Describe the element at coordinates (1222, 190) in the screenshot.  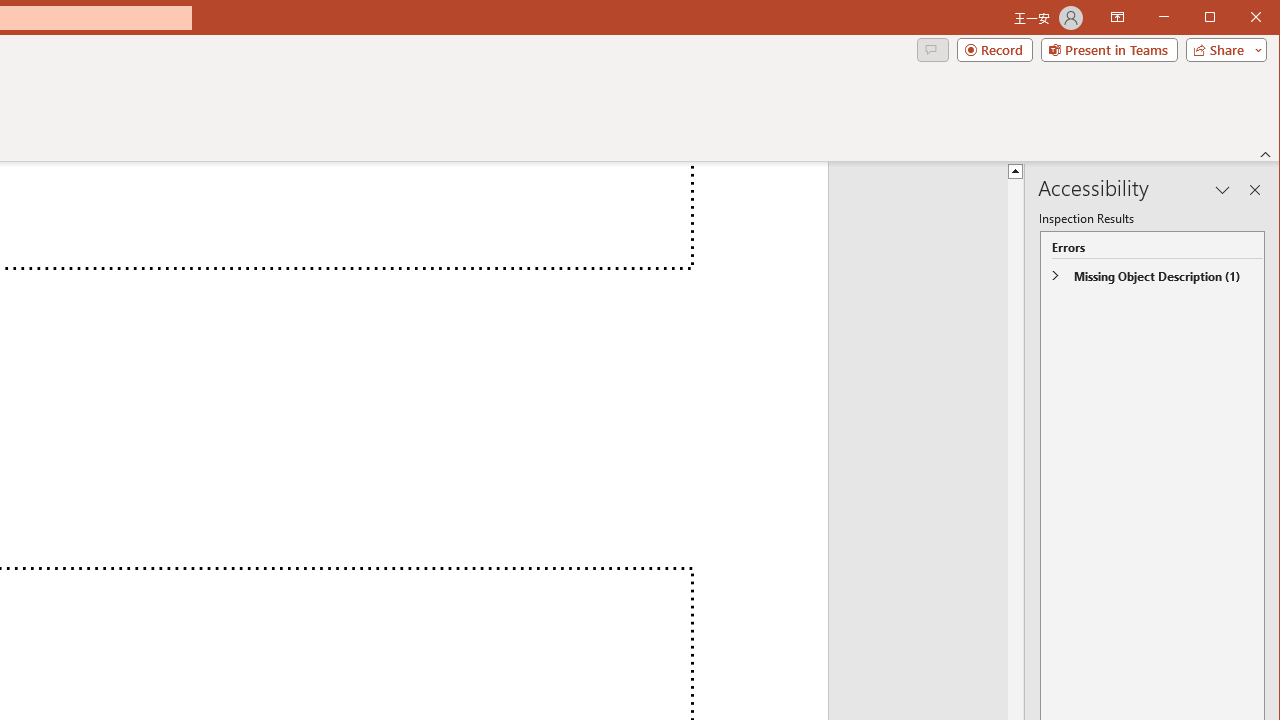
I see `'Task Pane Options'` at that location.